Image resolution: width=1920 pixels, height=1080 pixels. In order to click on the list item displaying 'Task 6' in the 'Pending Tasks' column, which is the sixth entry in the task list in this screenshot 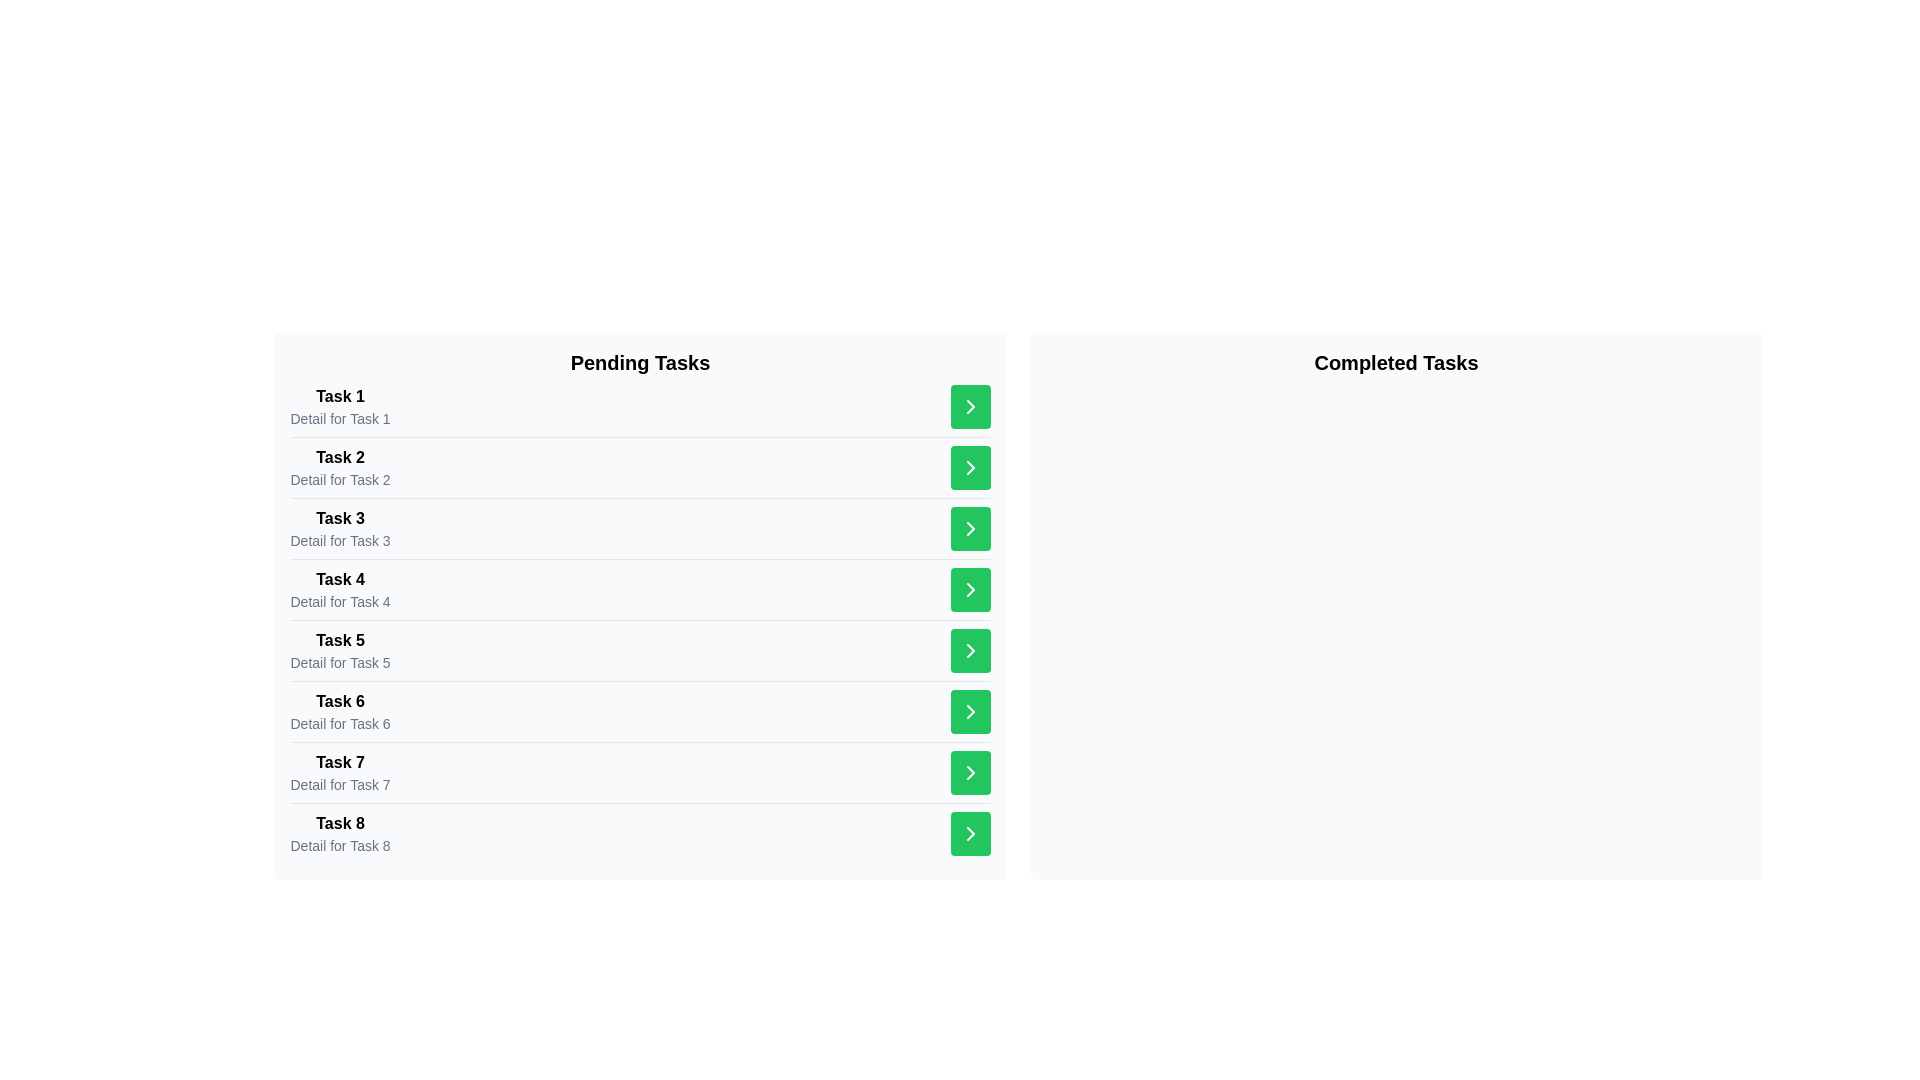, I will do `click(340, 711)`.